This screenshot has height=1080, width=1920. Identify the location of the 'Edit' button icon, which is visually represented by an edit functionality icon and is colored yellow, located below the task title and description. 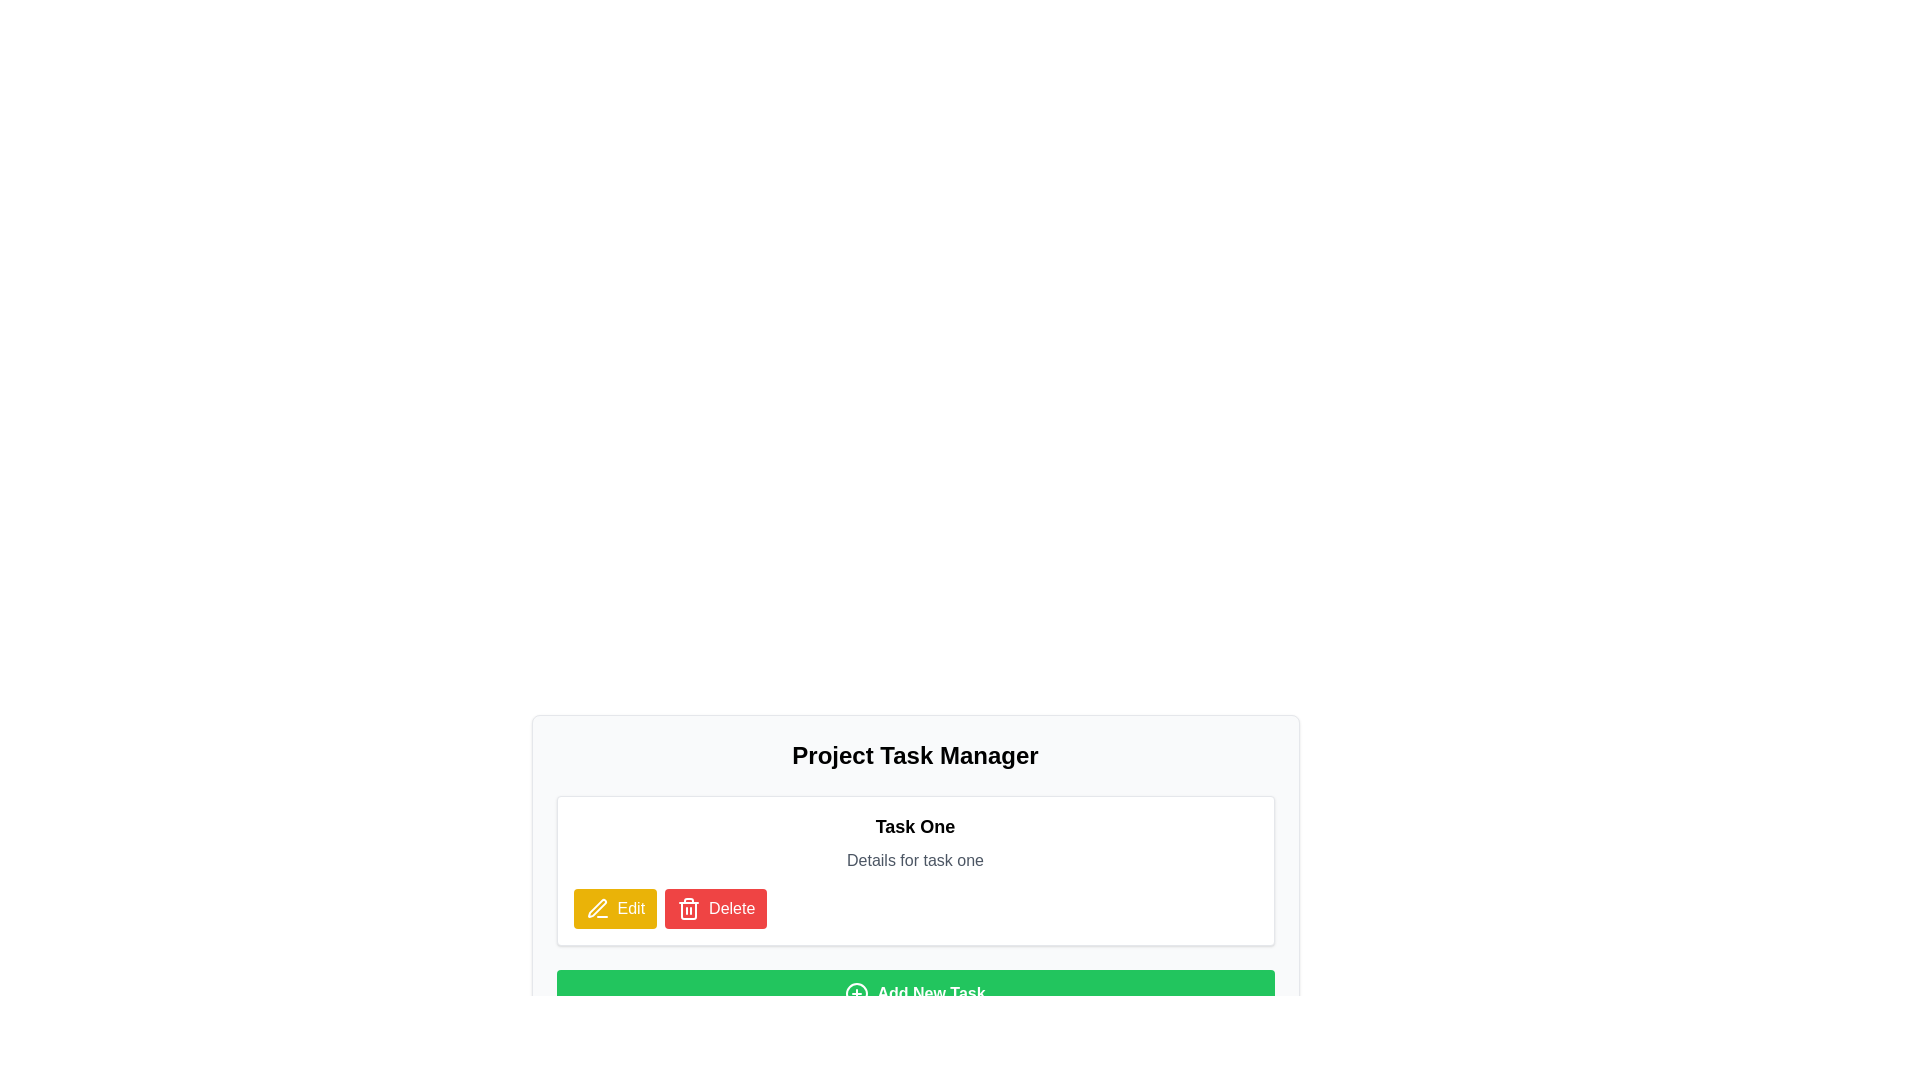
(596, 909).